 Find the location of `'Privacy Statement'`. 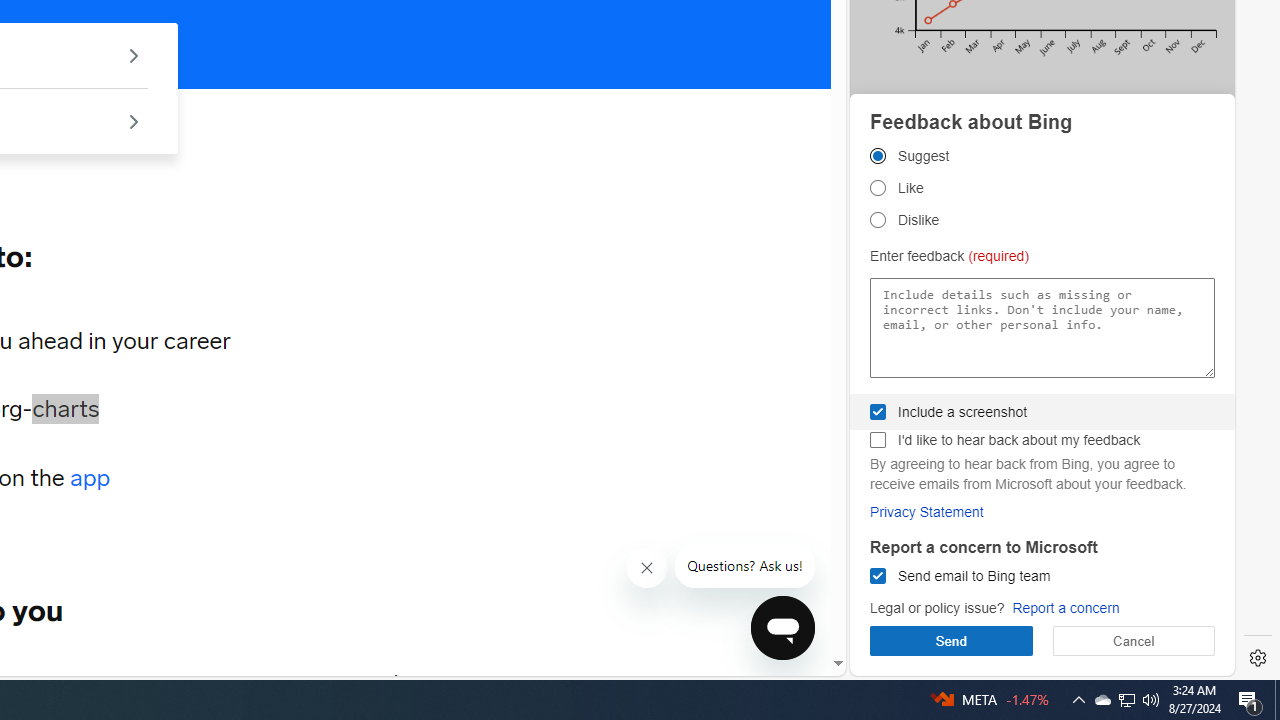

'Privacy Statement' is located at coordinates (926, 510).